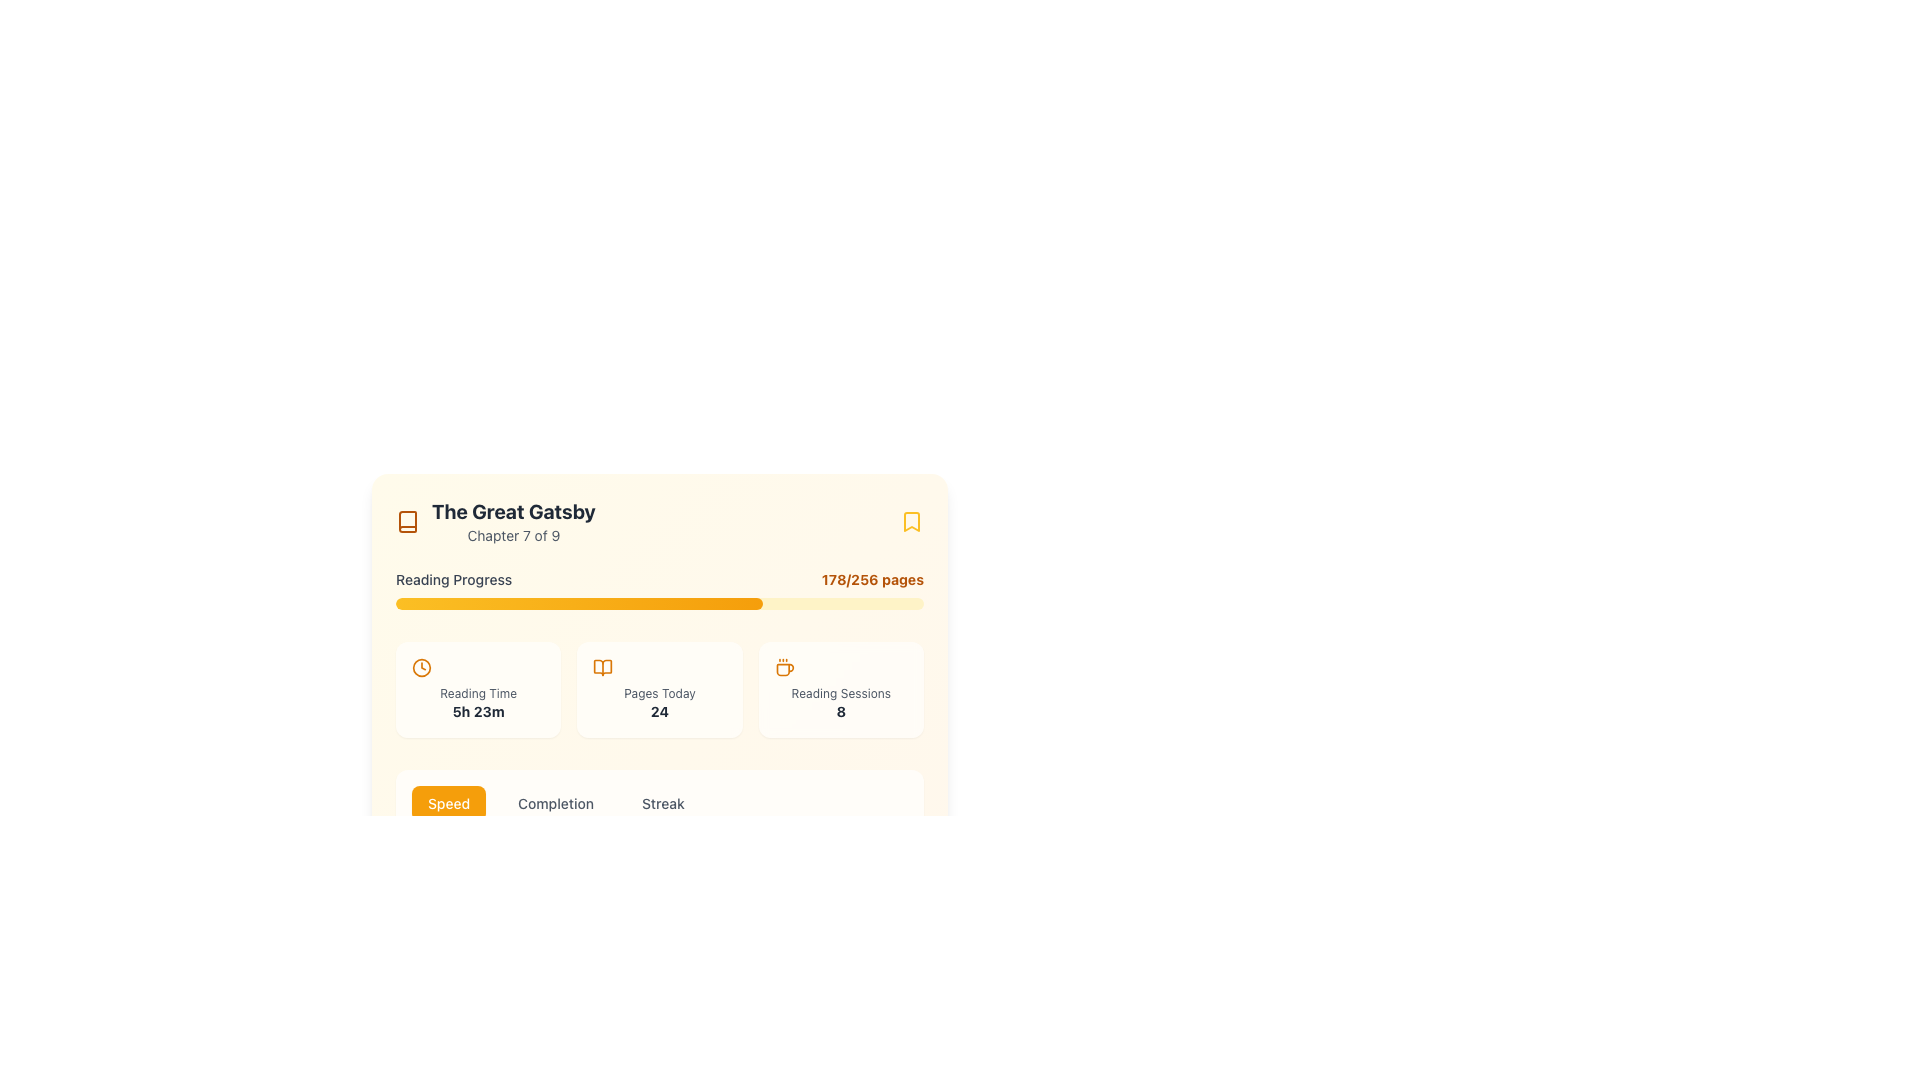 This screenshot has width=1920, height=1080. I want to click on the book icon representing the 'Pages Today' metric, located above the text 'Pages Today' and to the left of the number '24', so click(602, 667).